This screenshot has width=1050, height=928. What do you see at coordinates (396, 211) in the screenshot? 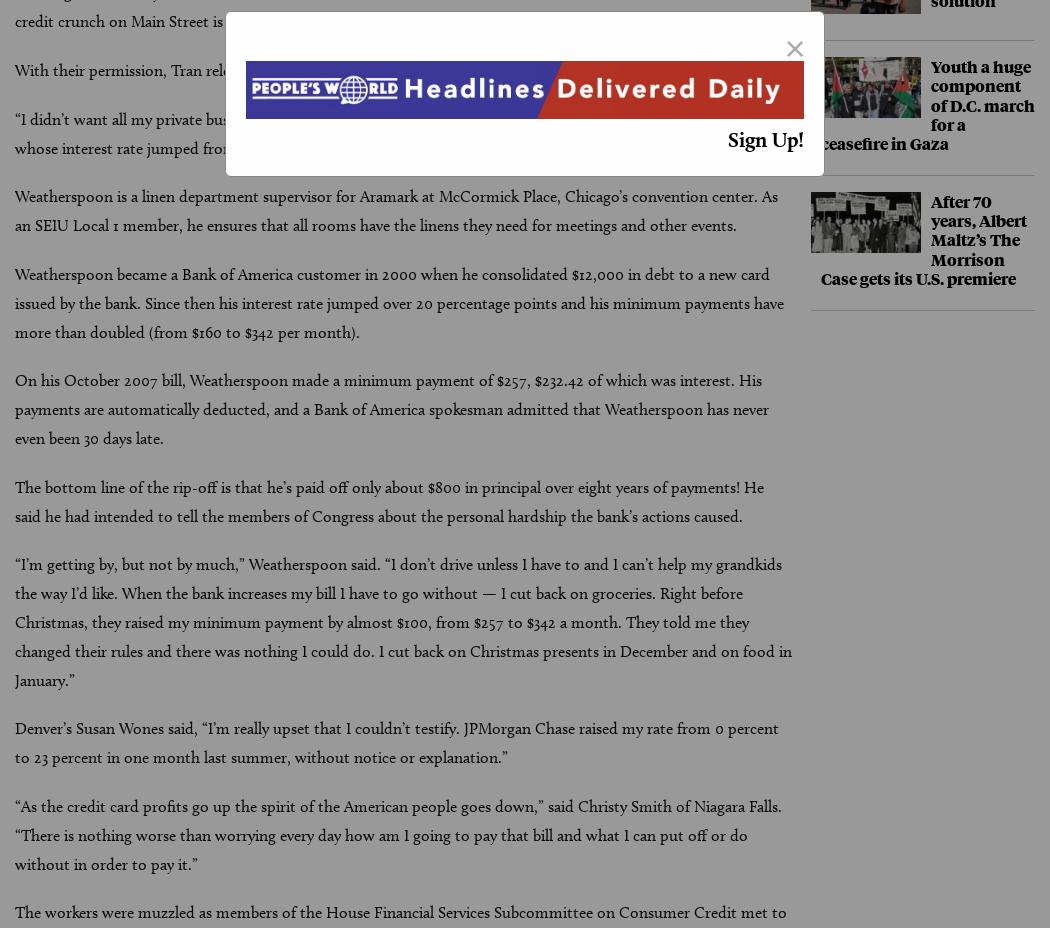
I see `'Weatherspoon is a linen department supervisor for Aramark at McCormick Place, Chicago’s convention center. As an SEIU Local 1 member, he ensures that all rooms have the linens they need for meetings and other events.'` at bounding box center [396, 211].